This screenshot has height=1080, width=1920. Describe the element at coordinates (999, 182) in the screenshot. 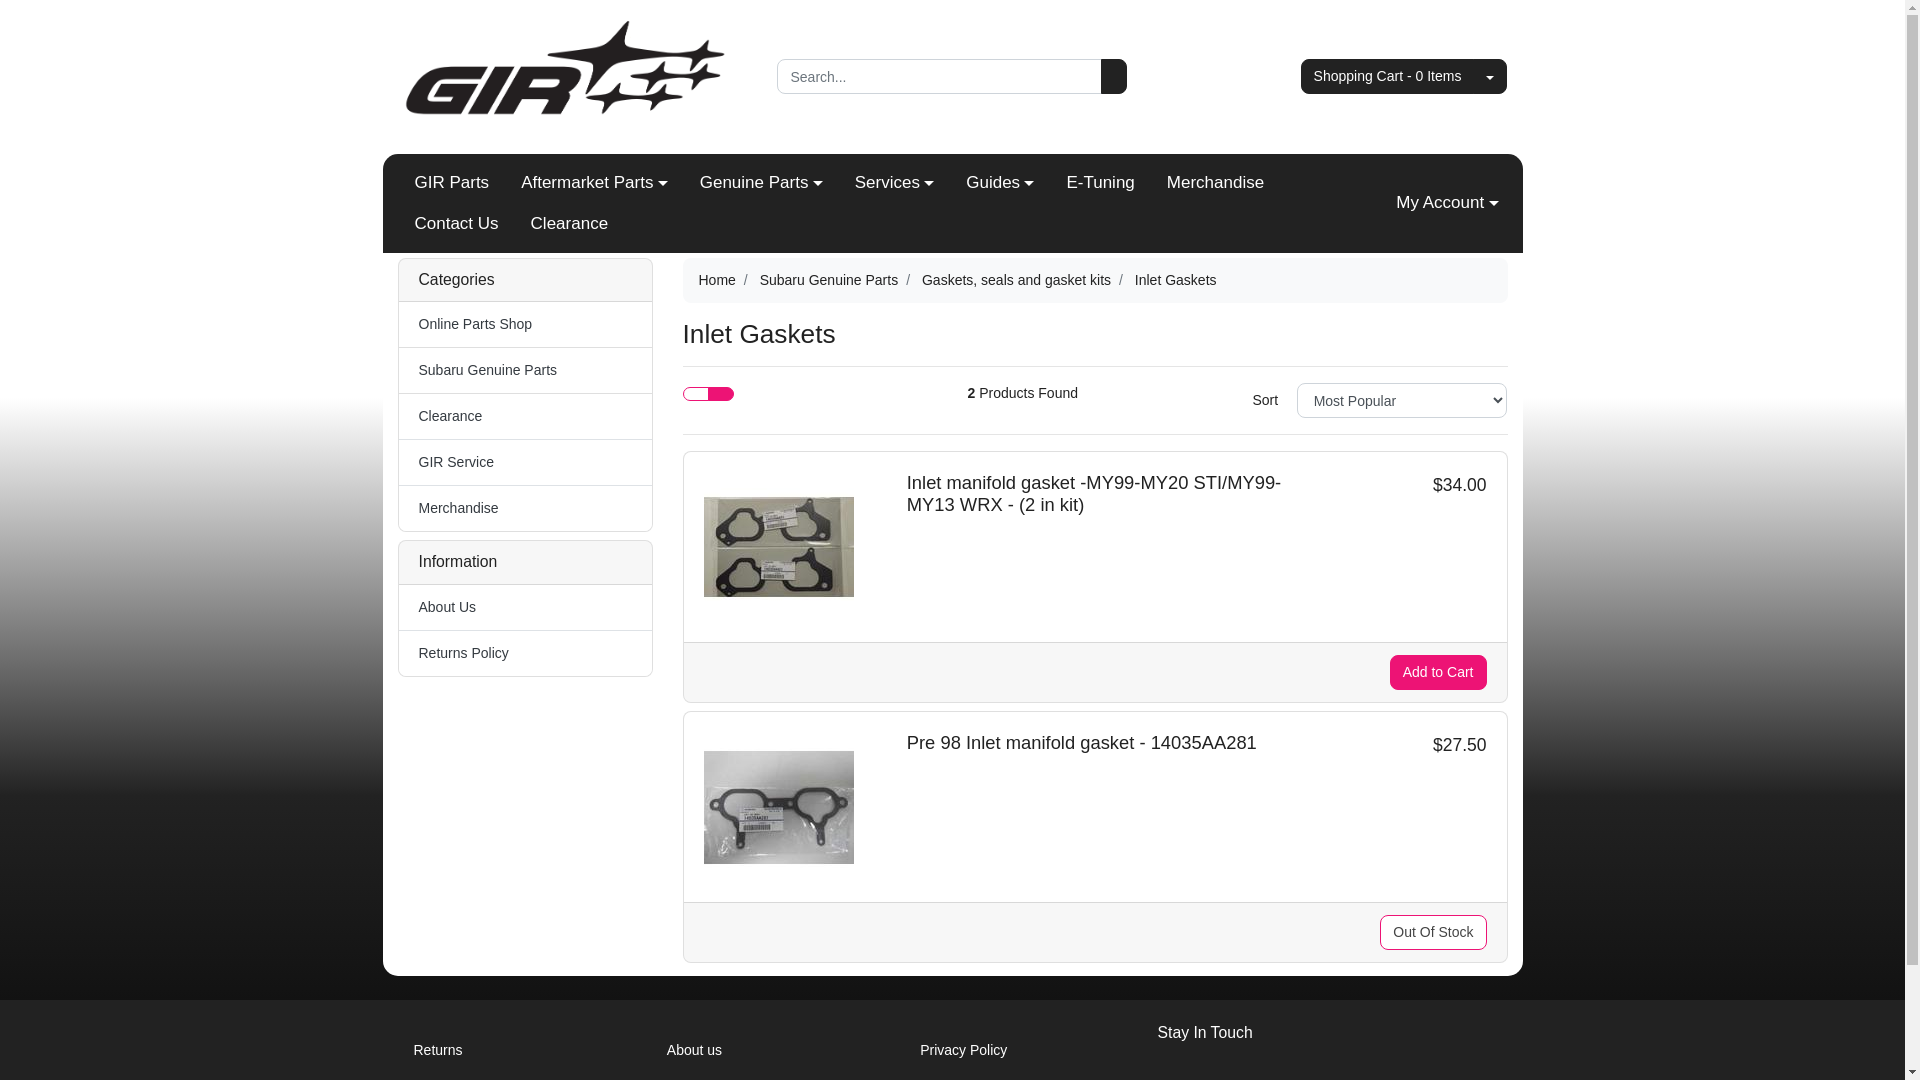

I see `'Guides'` at that location.